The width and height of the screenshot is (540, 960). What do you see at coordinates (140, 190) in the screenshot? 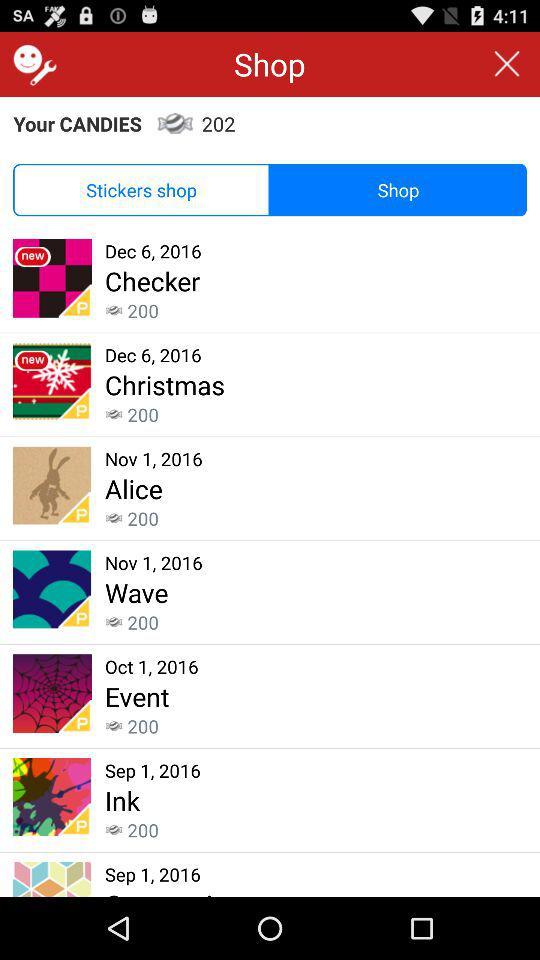
I see `the item to the left of the shop icon` at bounding box center [140, 190].